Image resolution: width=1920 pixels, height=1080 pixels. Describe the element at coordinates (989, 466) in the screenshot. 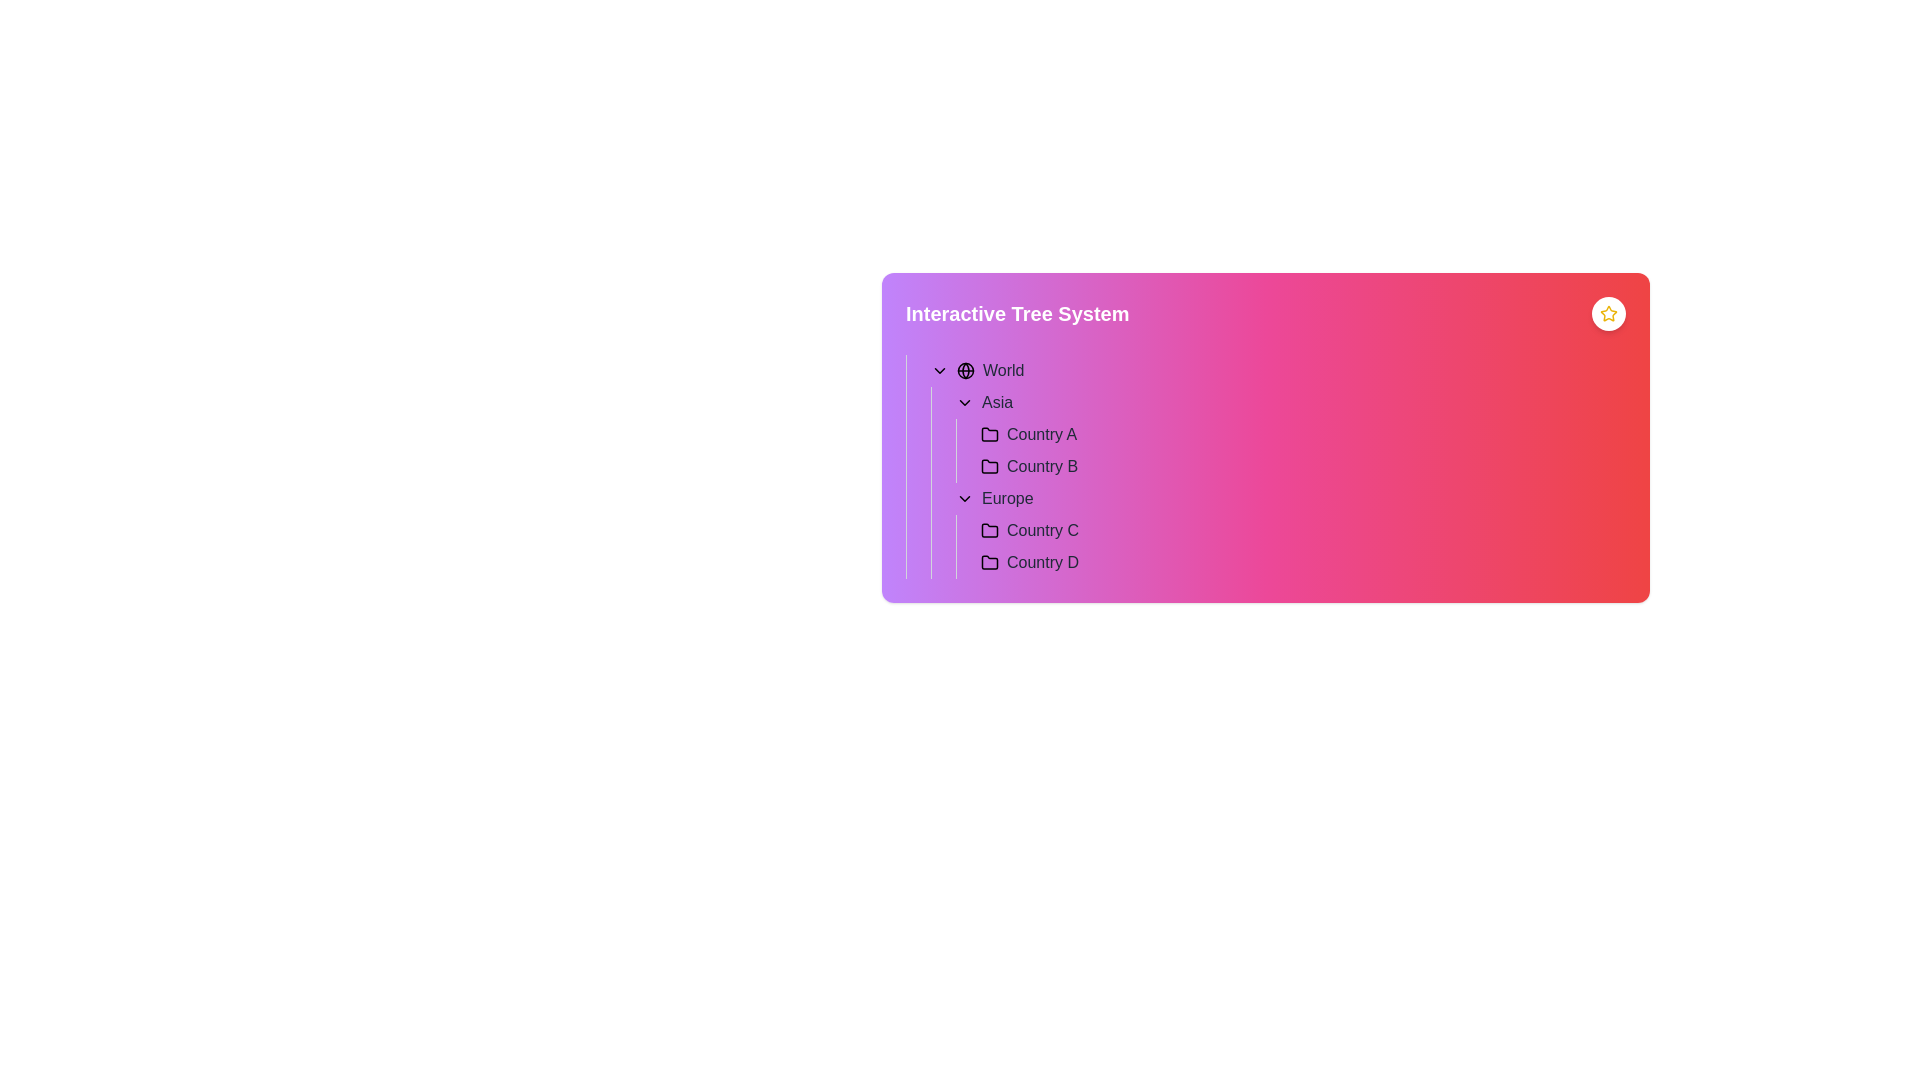

I see `the SVG folder icon element located next to the text 'Country B' in the tree menu` at that location.